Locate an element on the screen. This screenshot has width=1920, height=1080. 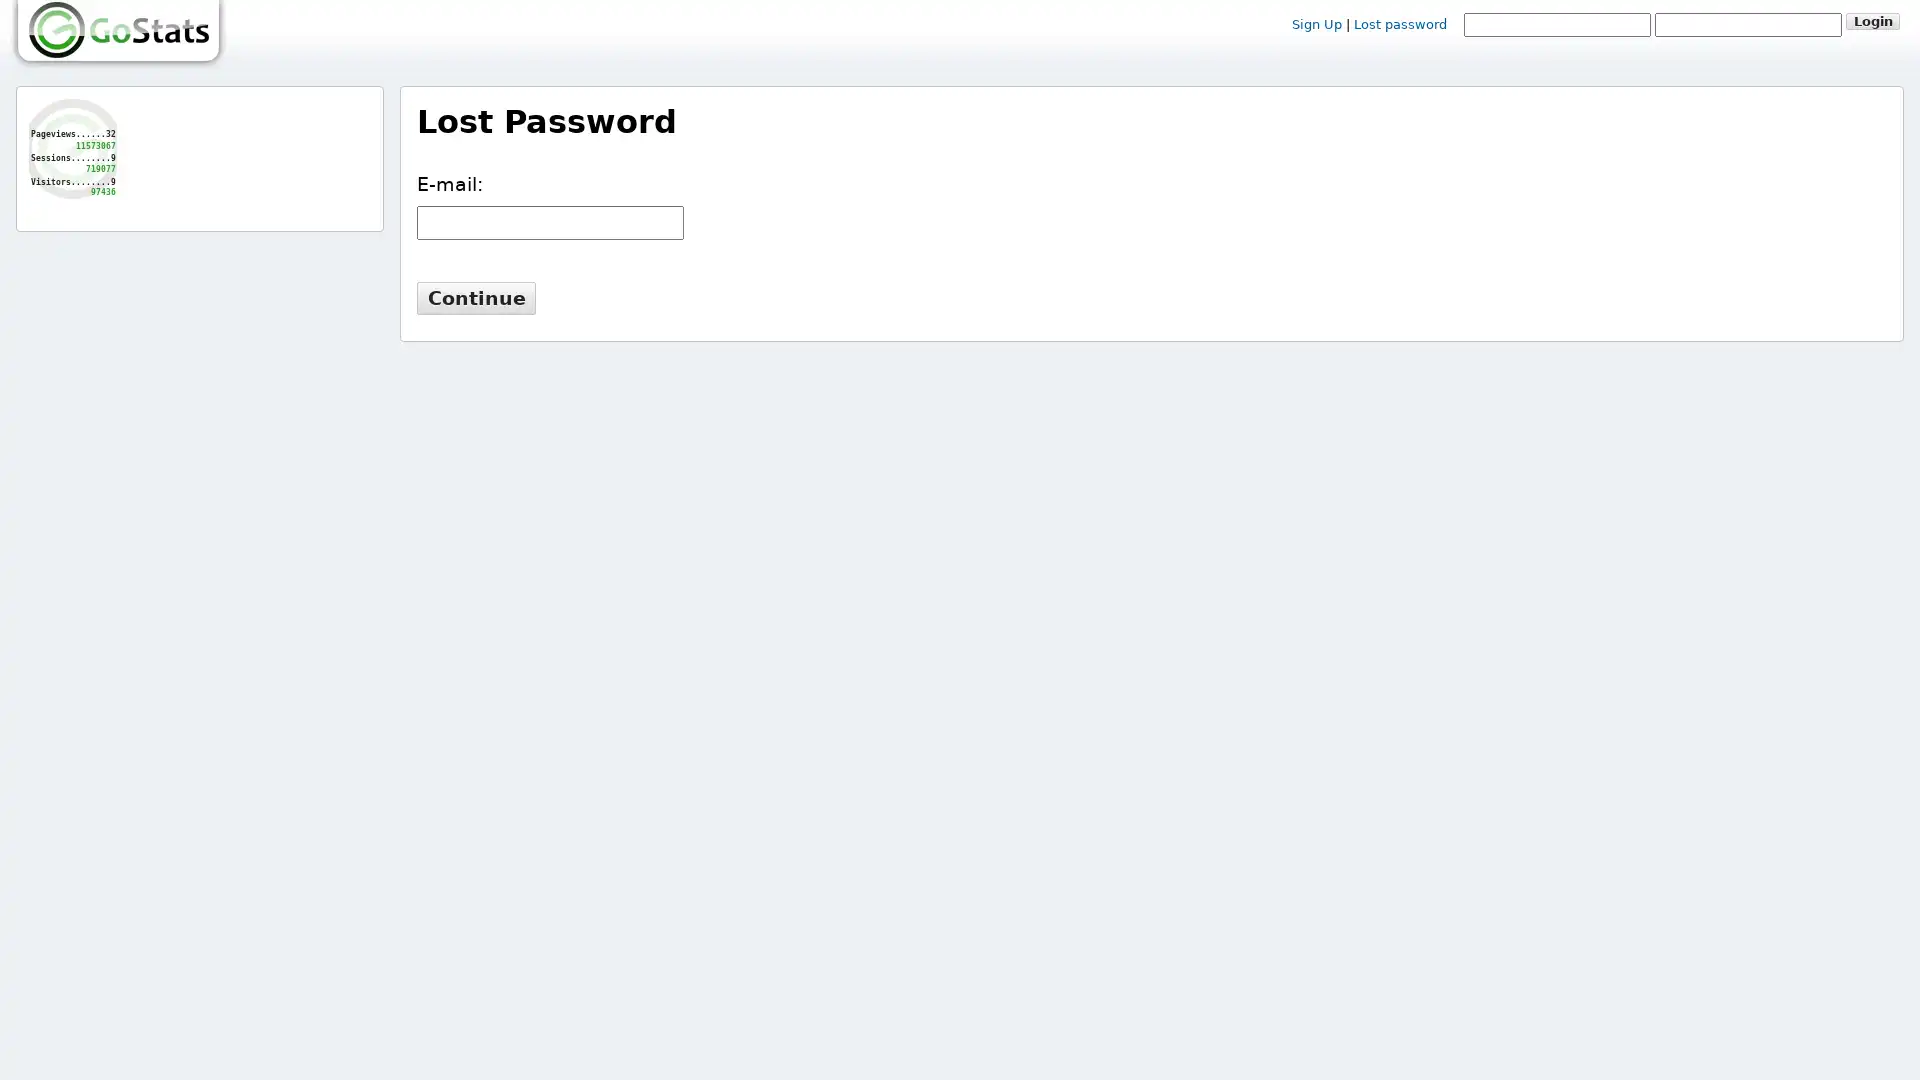
Let's talk! is located at coordinates (1840, 1045).